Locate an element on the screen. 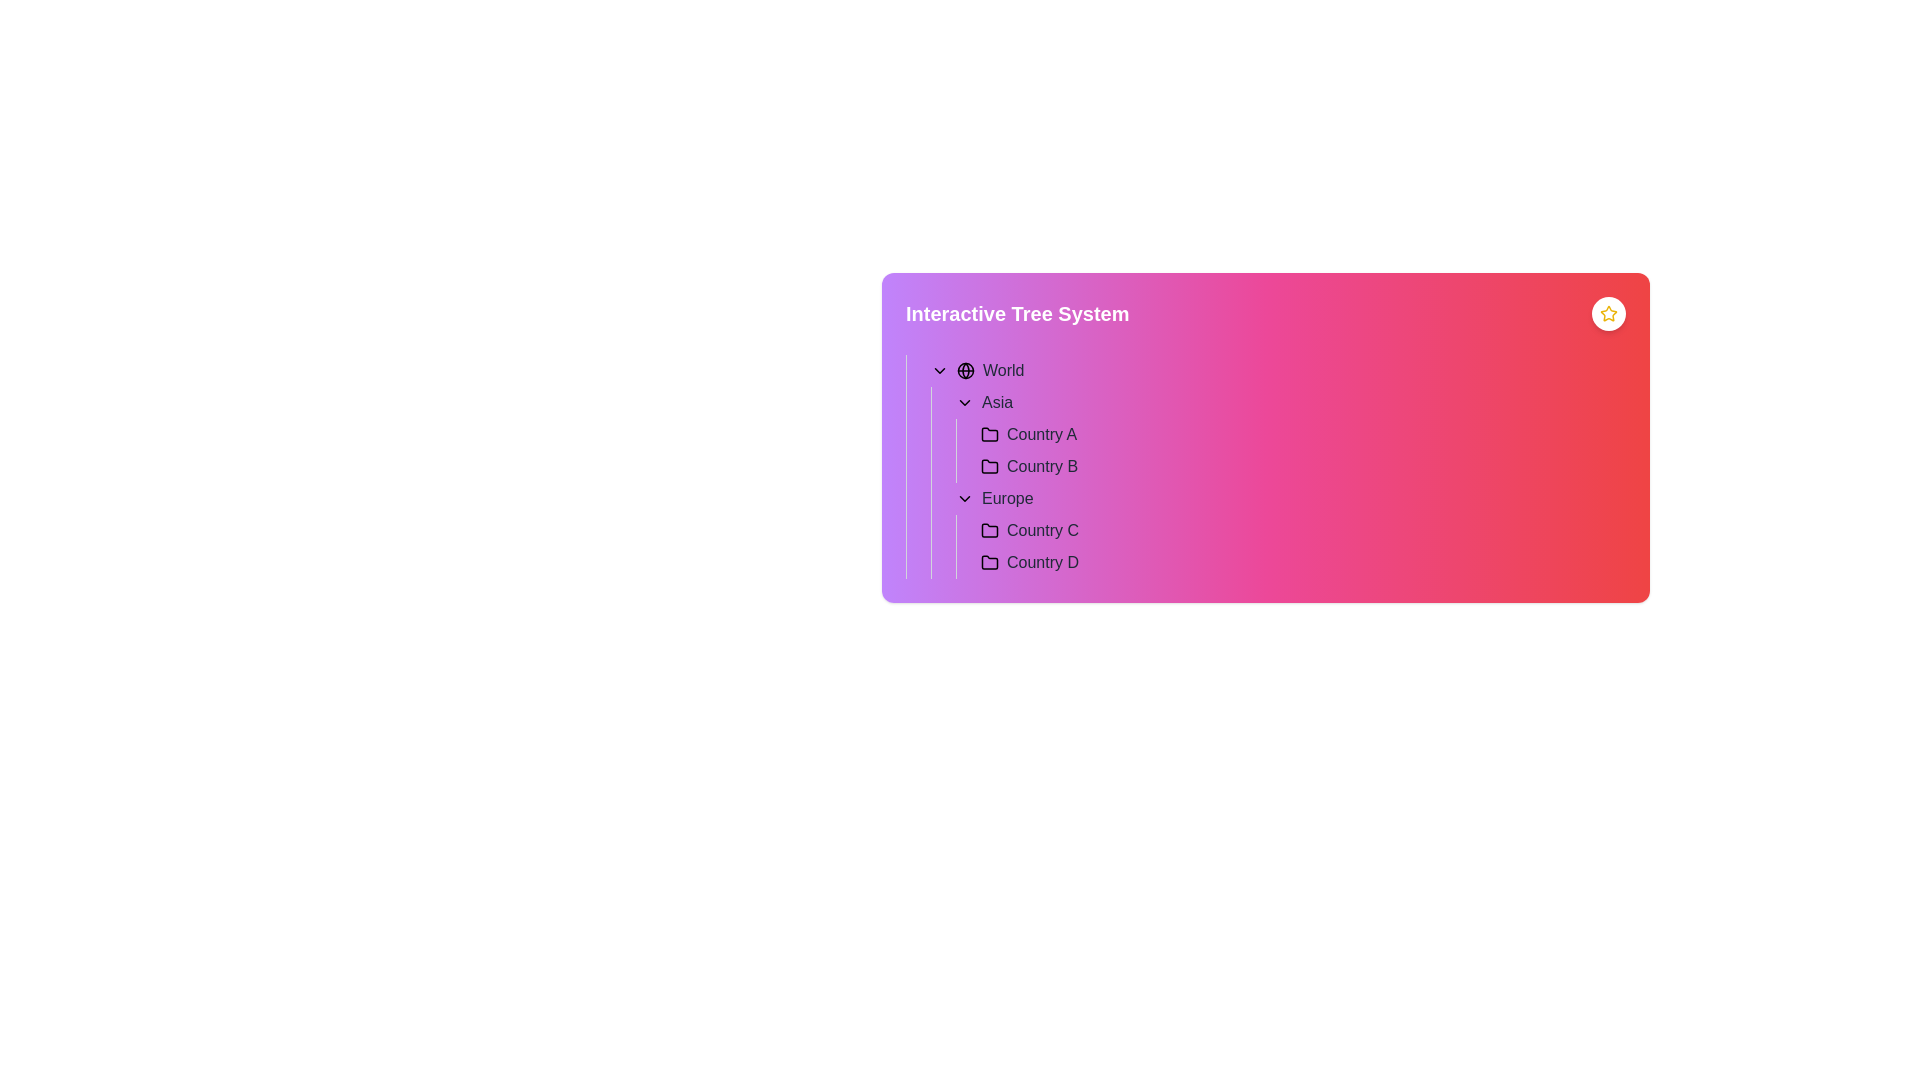  the Tree Item labeled 'Country C' that is the first entry under the 'Europe' section, styled with a gray border on the left is located at coordinates (1291, 530).